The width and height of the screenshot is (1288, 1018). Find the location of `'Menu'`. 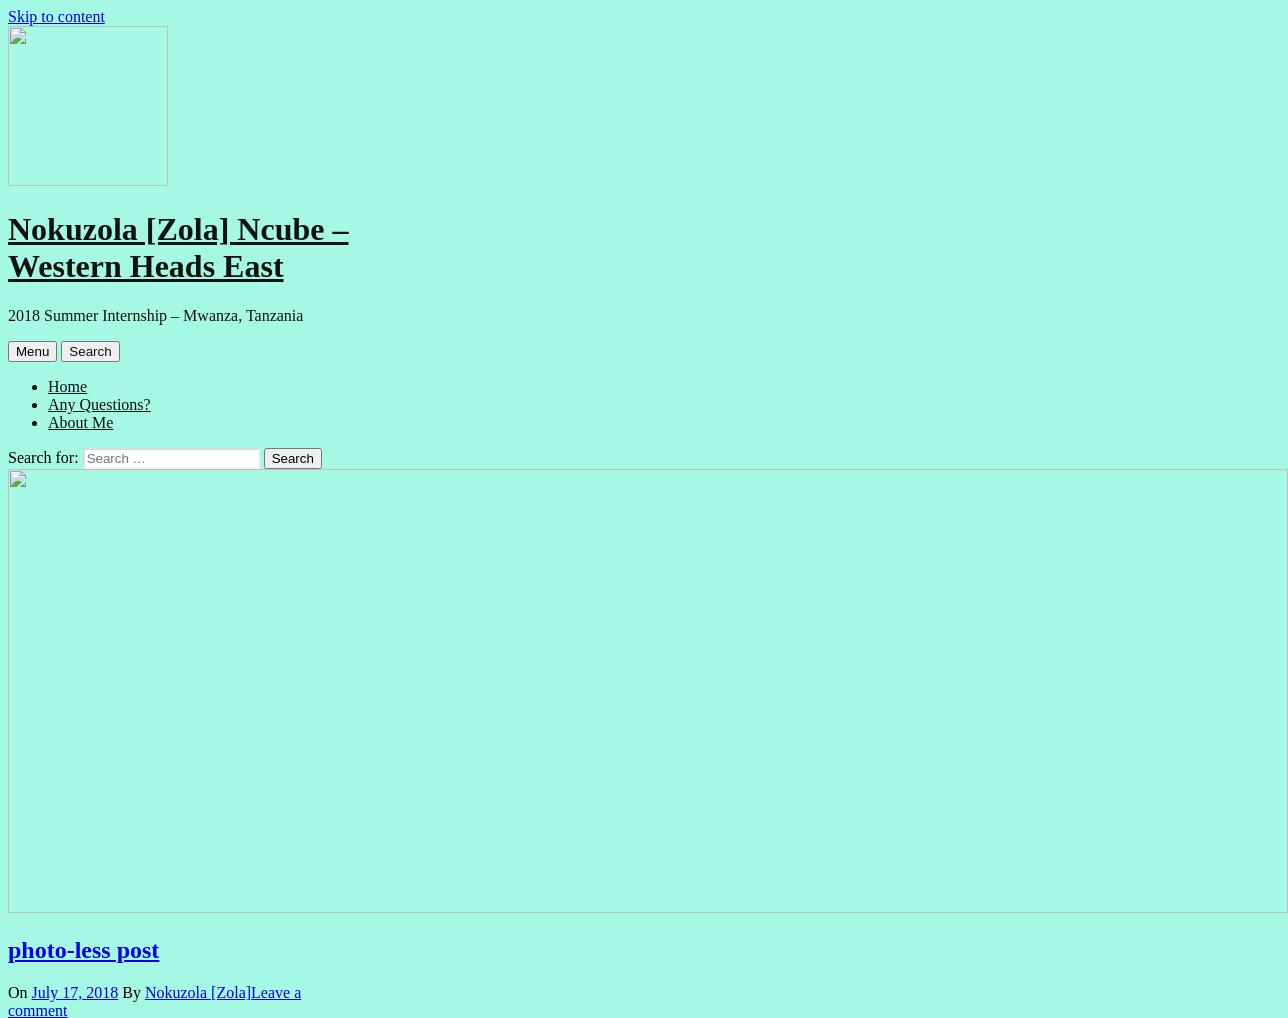

'Menu' is located at coordinates (31, 349).